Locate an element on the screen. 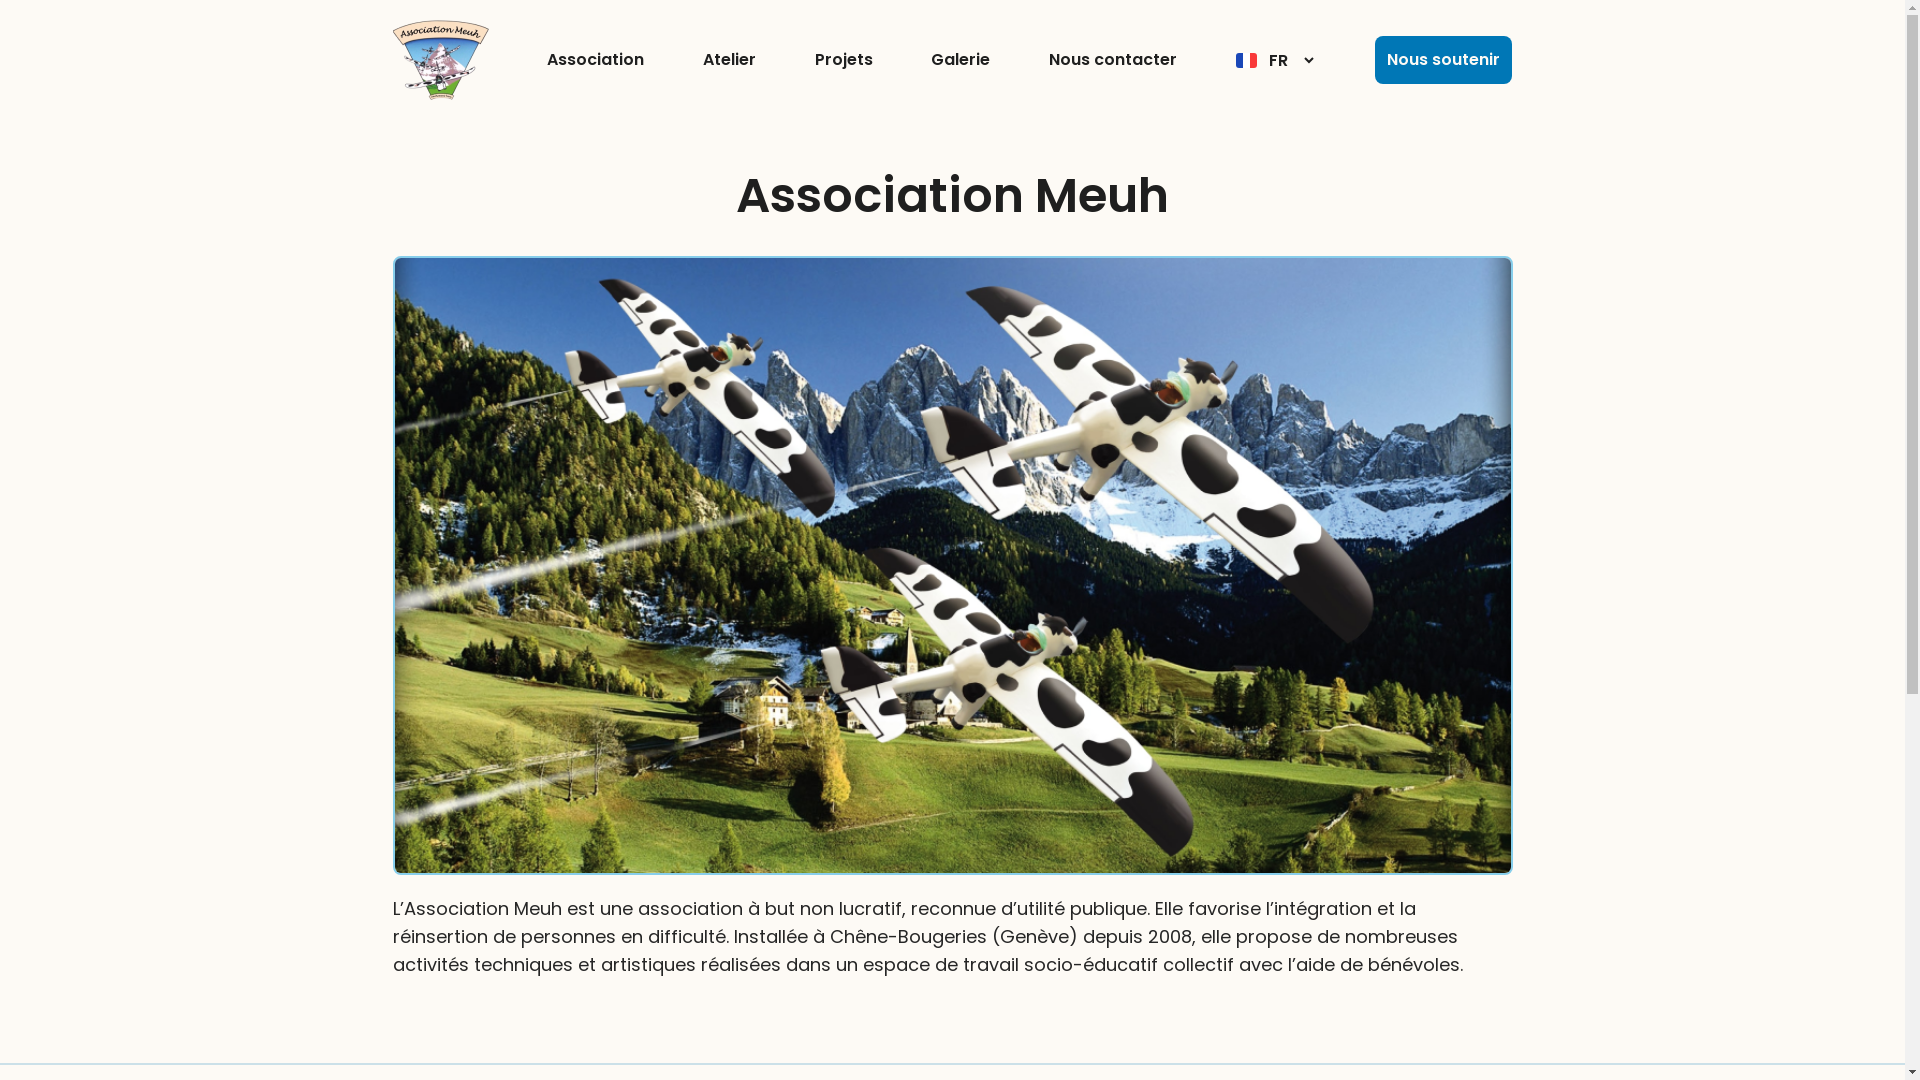 Image resolution: width=1920 pixels, height=1080 pixels. 'Nous soutenir' is located at coordinates (1373, 59).